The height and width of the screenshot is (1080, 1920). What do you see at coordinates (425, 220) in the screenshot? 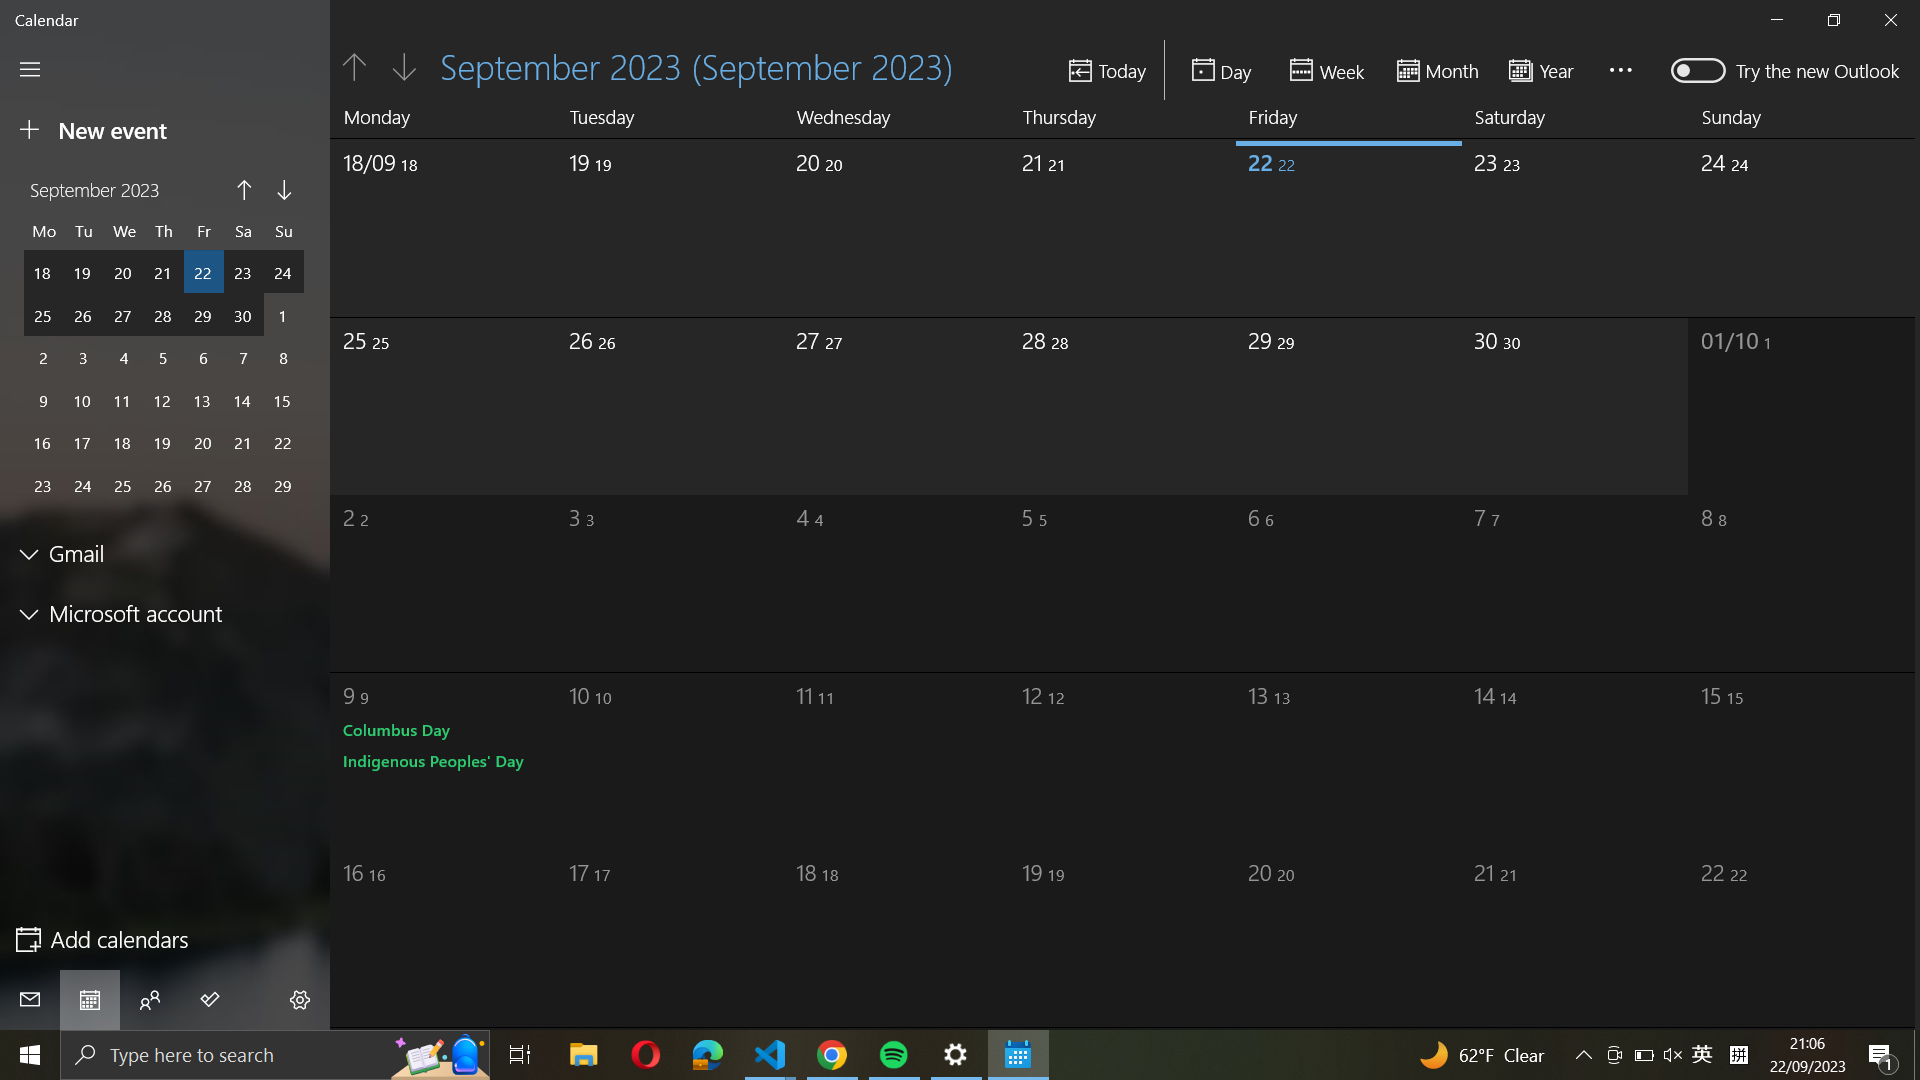
I see `the date September 18th` at bounding box center [425, 220].